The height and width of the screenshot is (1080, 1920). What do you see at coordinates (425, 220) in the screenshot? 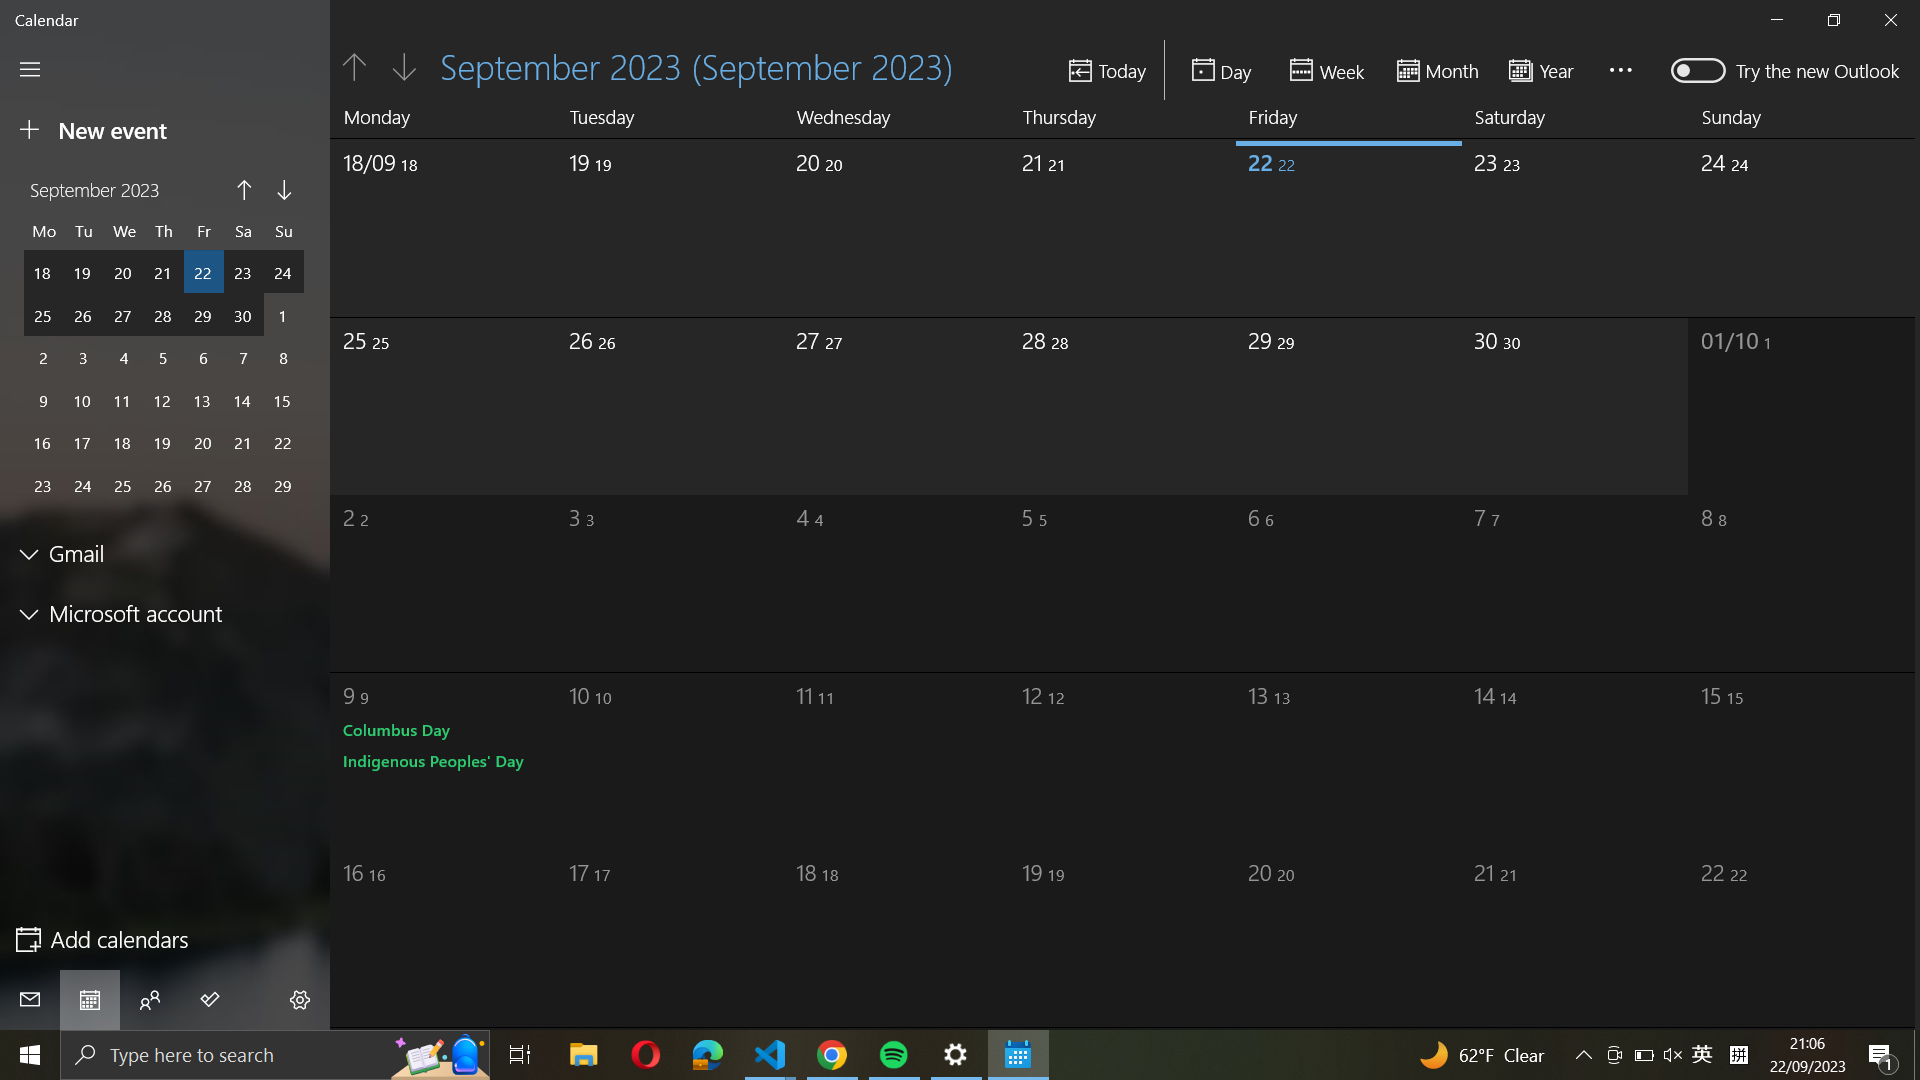
I see `the date September 18th` at bounding box center [425, 220].